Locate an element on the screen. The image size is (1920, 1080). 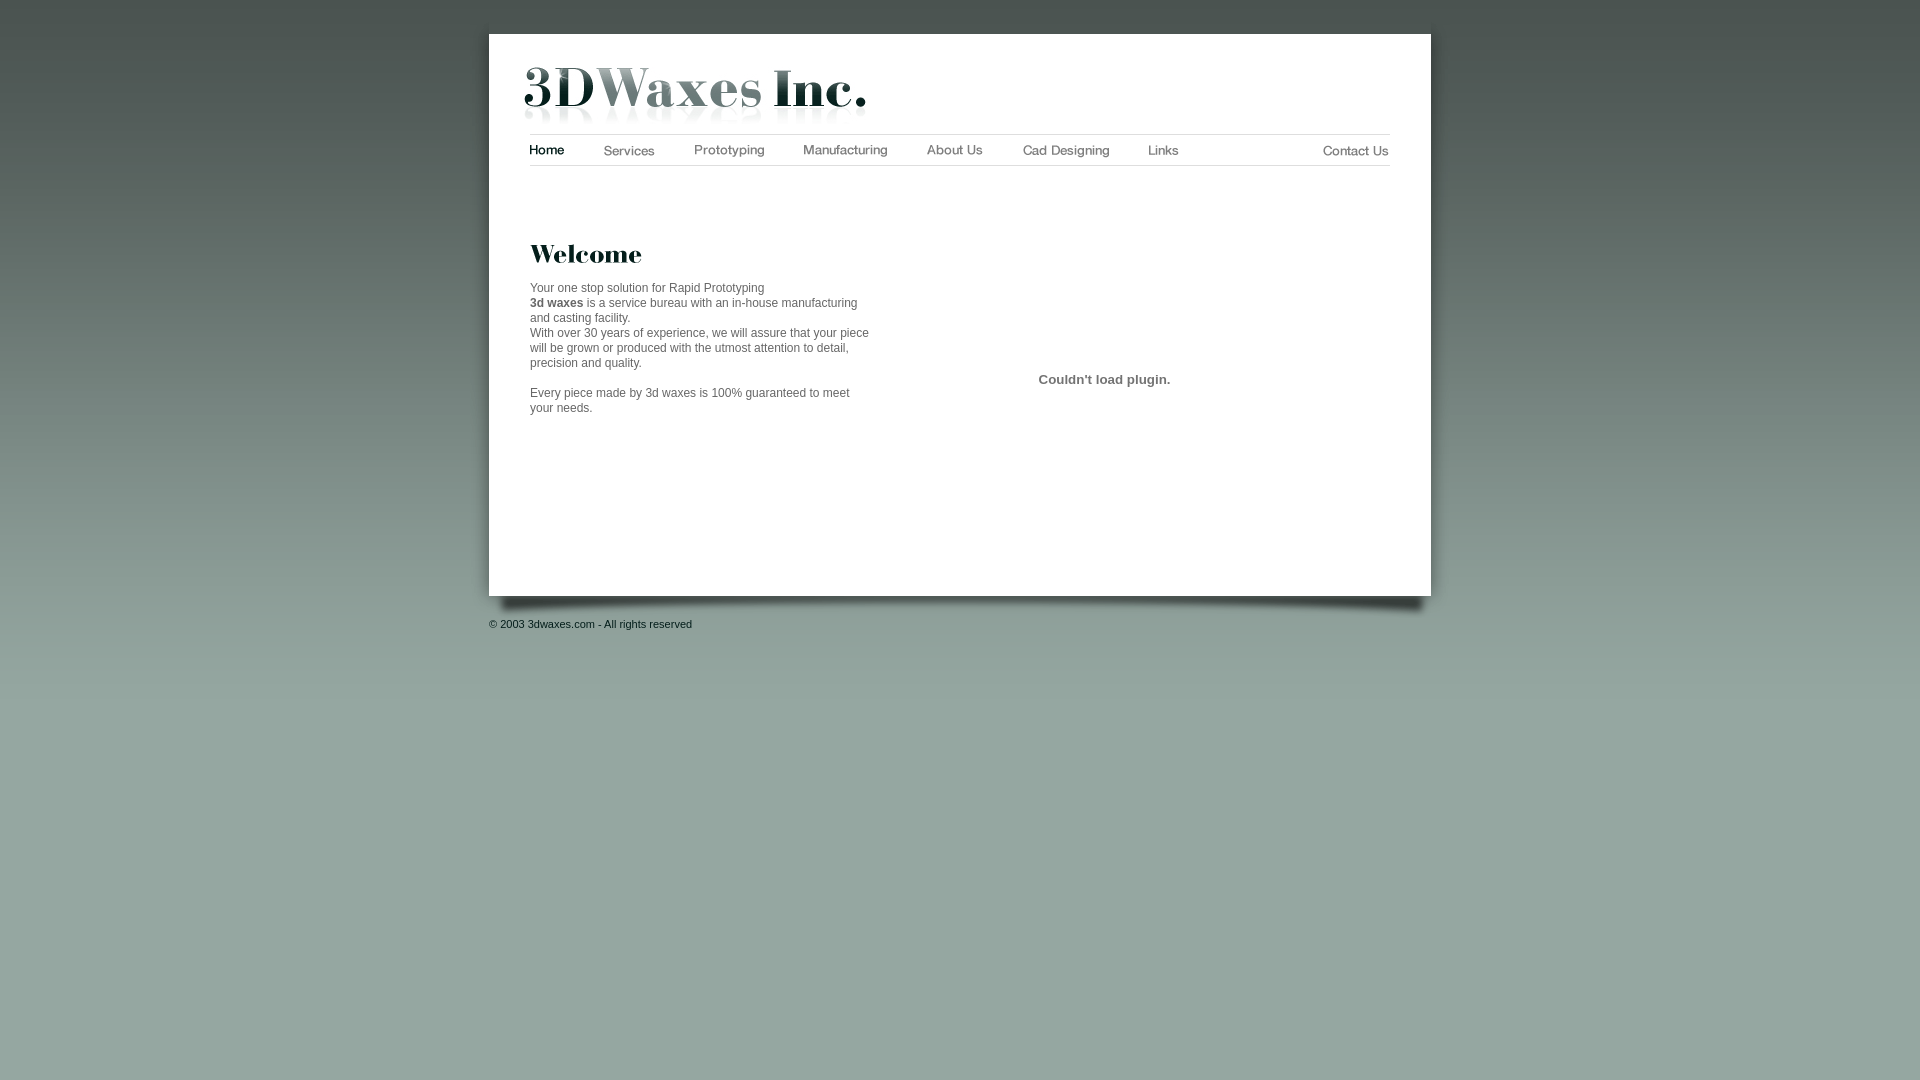
'Services' is located at coordinates (628, 149).